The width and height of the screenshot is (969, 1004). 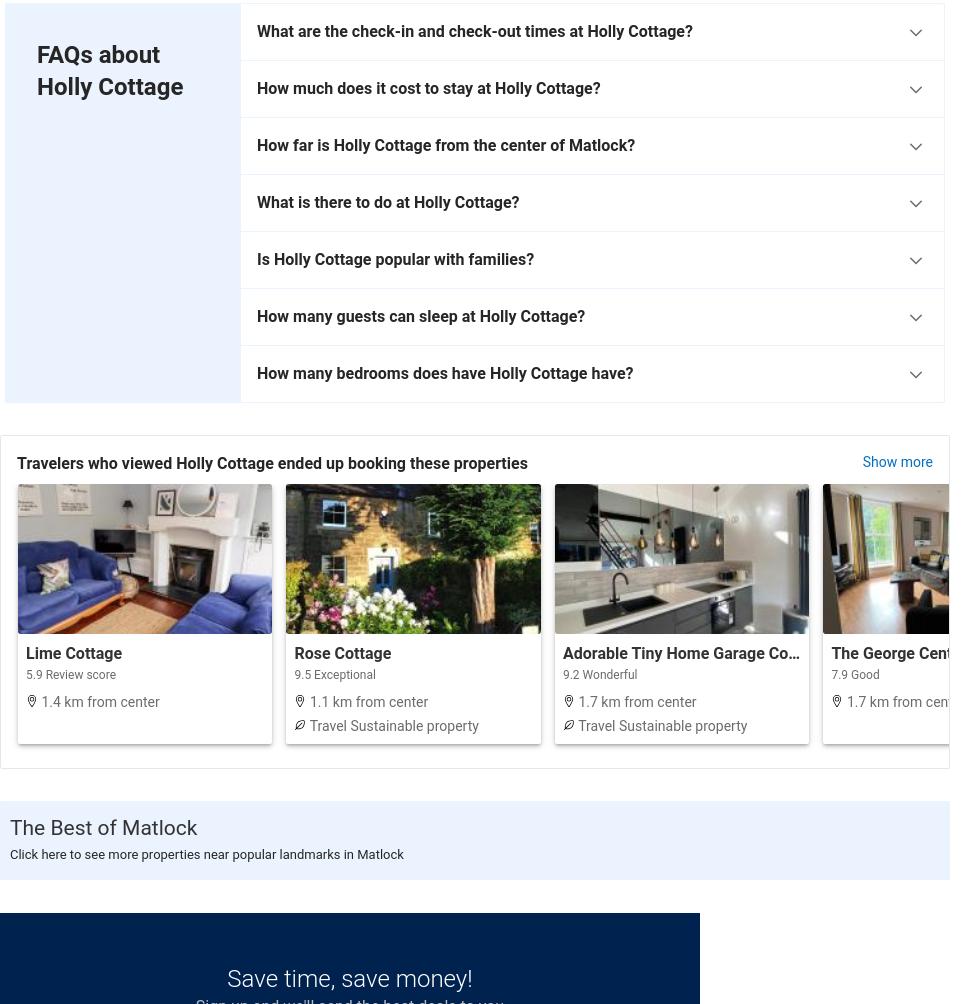 I want to click on 'Lime Cottage', so click(x=73, y=651).